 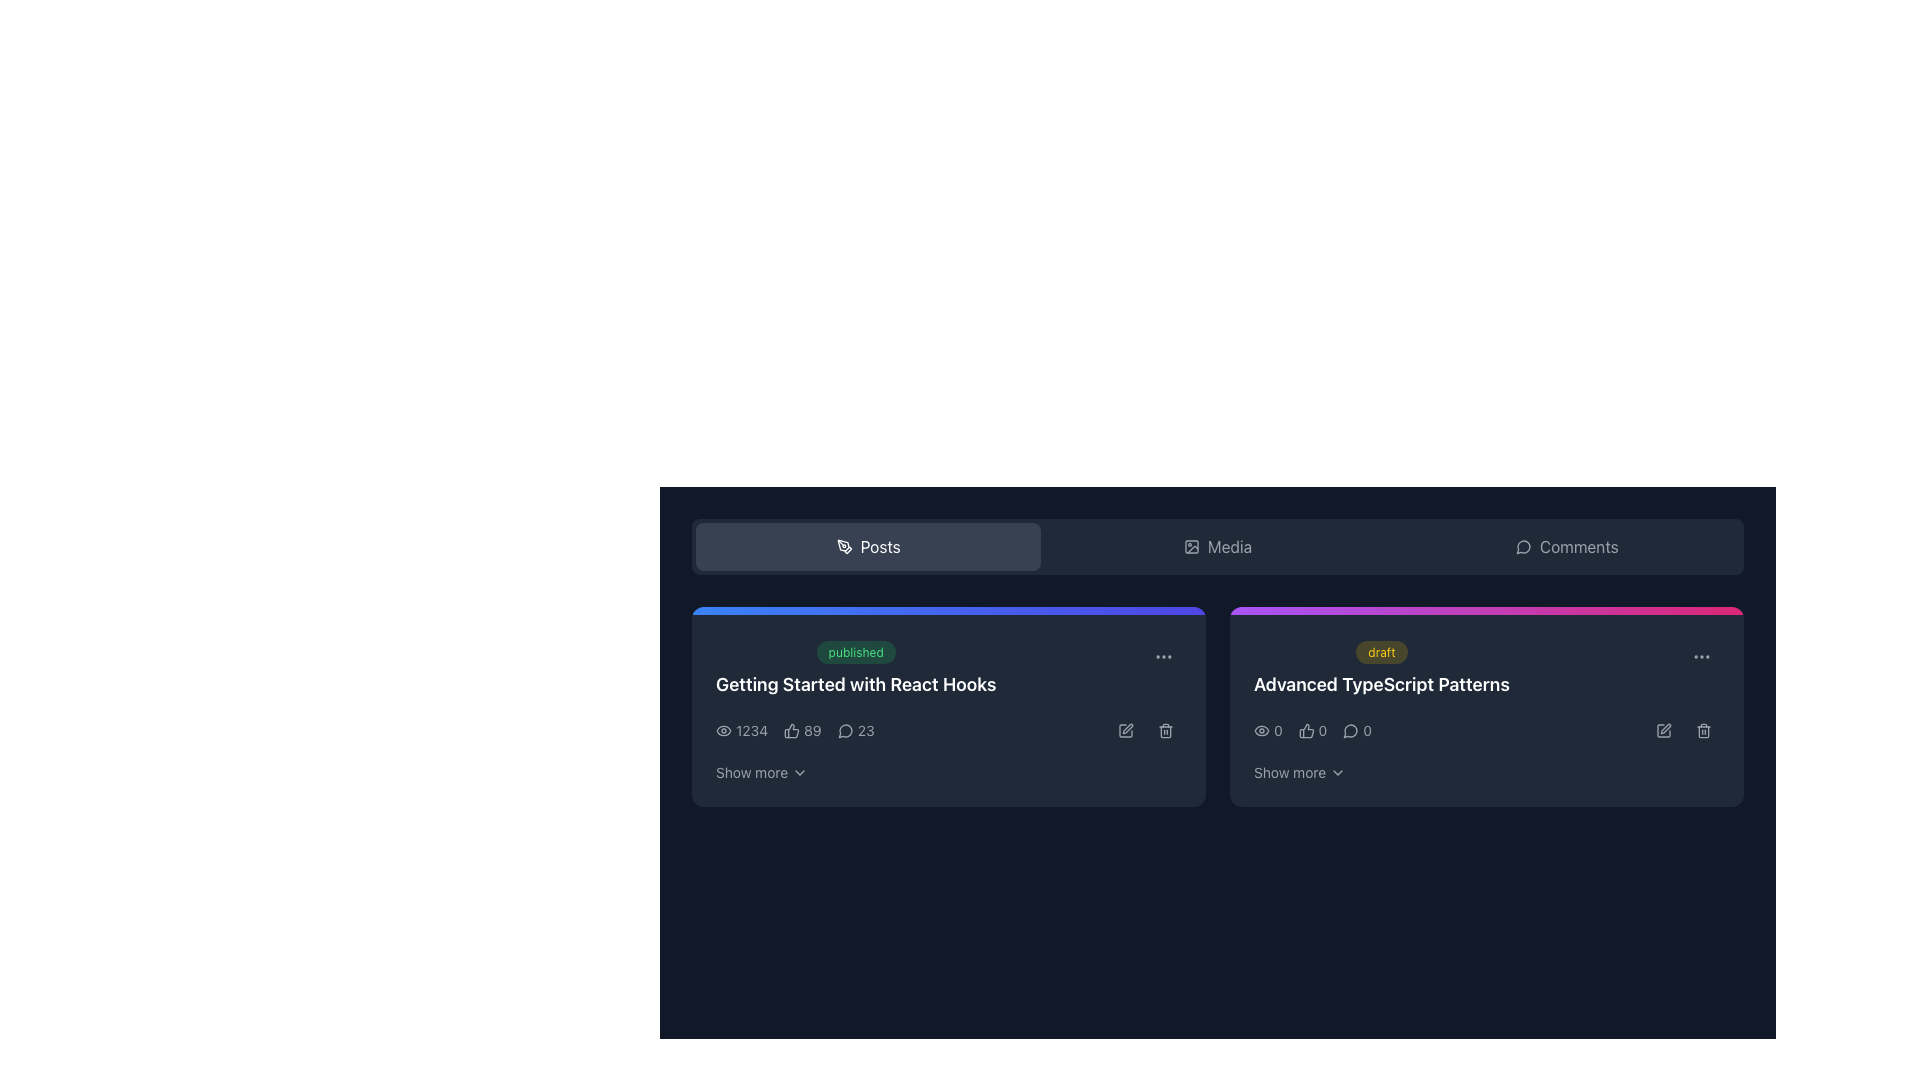 I want to click on the 'Comments' text label located at the top right corner of the interface, which is rendered in a medium-sized font with a grayish hue, so click(x=1578, y=547).